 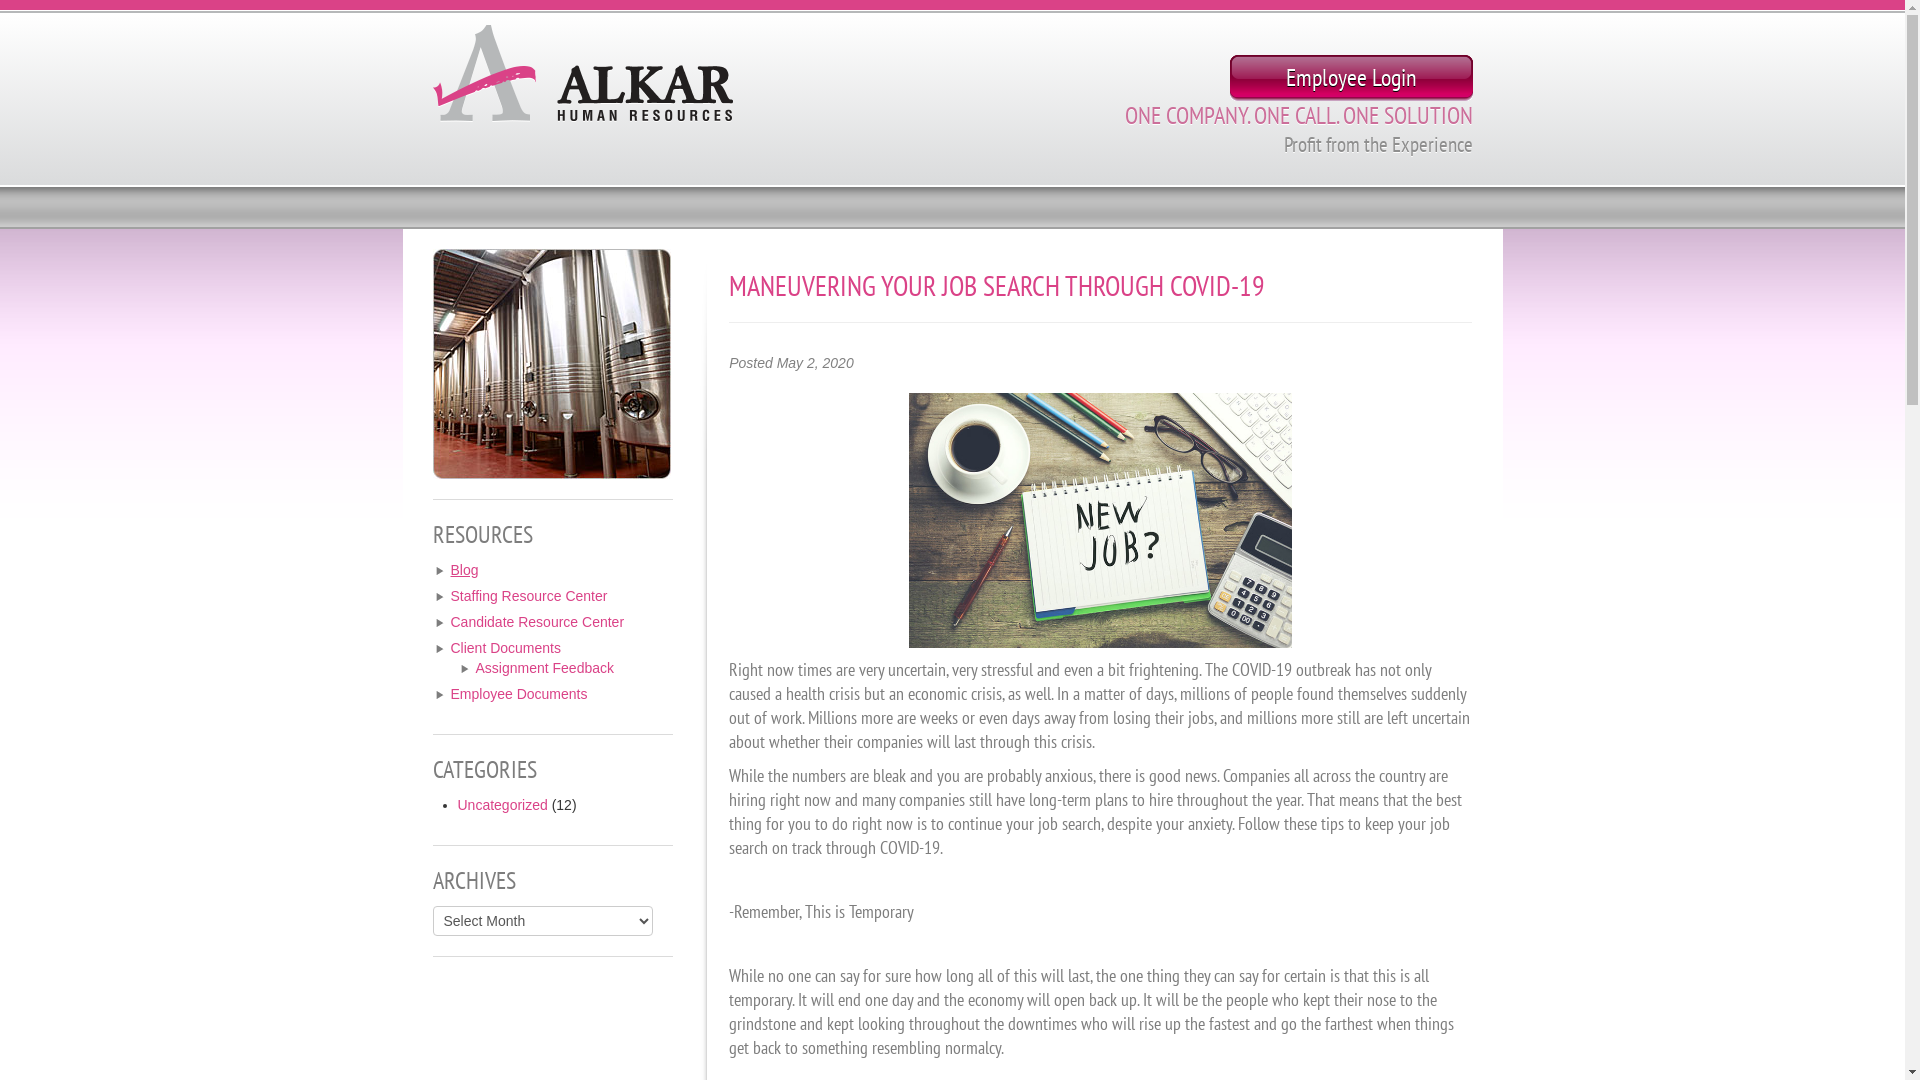 What do you see at coordinates (503, 804) in the screenshot?
I see `'Uncategorized'` at bounding box center [503, 804].